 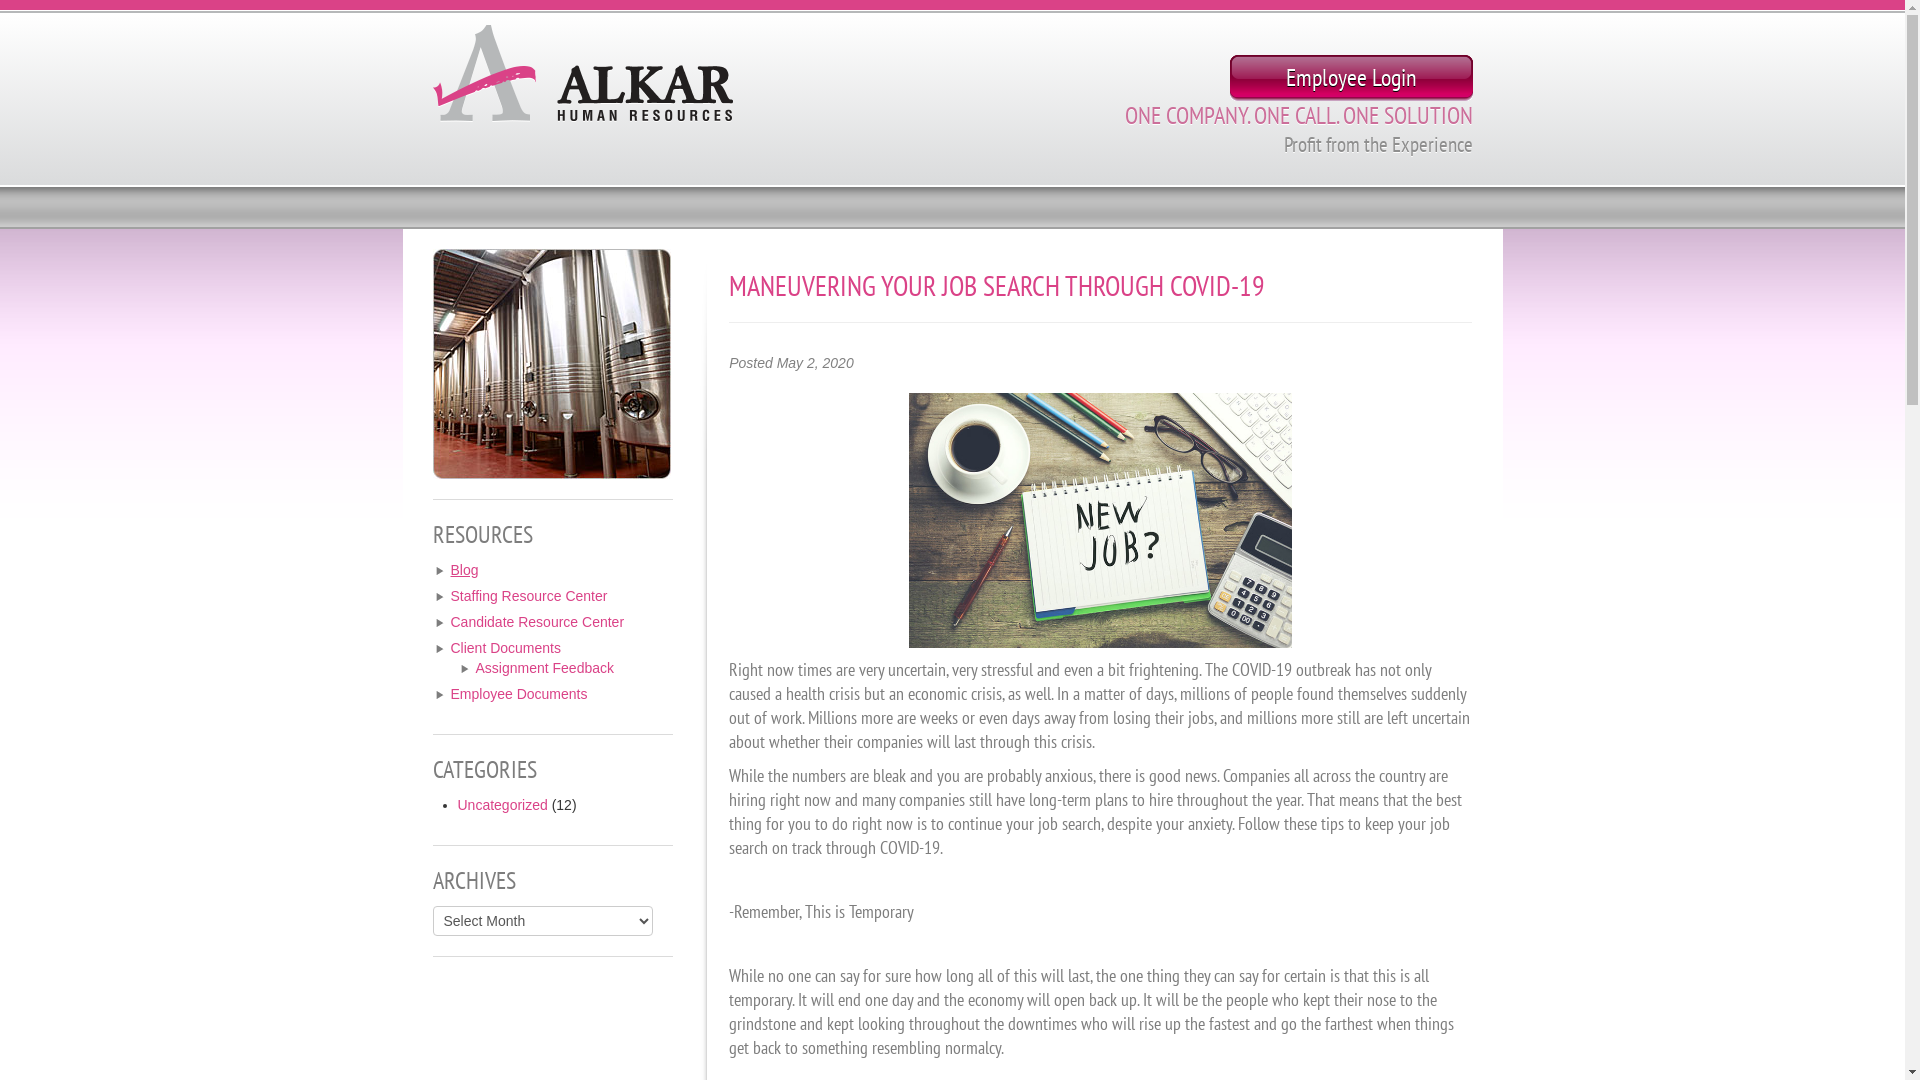 What do you see at coordinates (503, 804) in the screenshot?
I see `'Uncategorized'` at bounding box center [503, 804].